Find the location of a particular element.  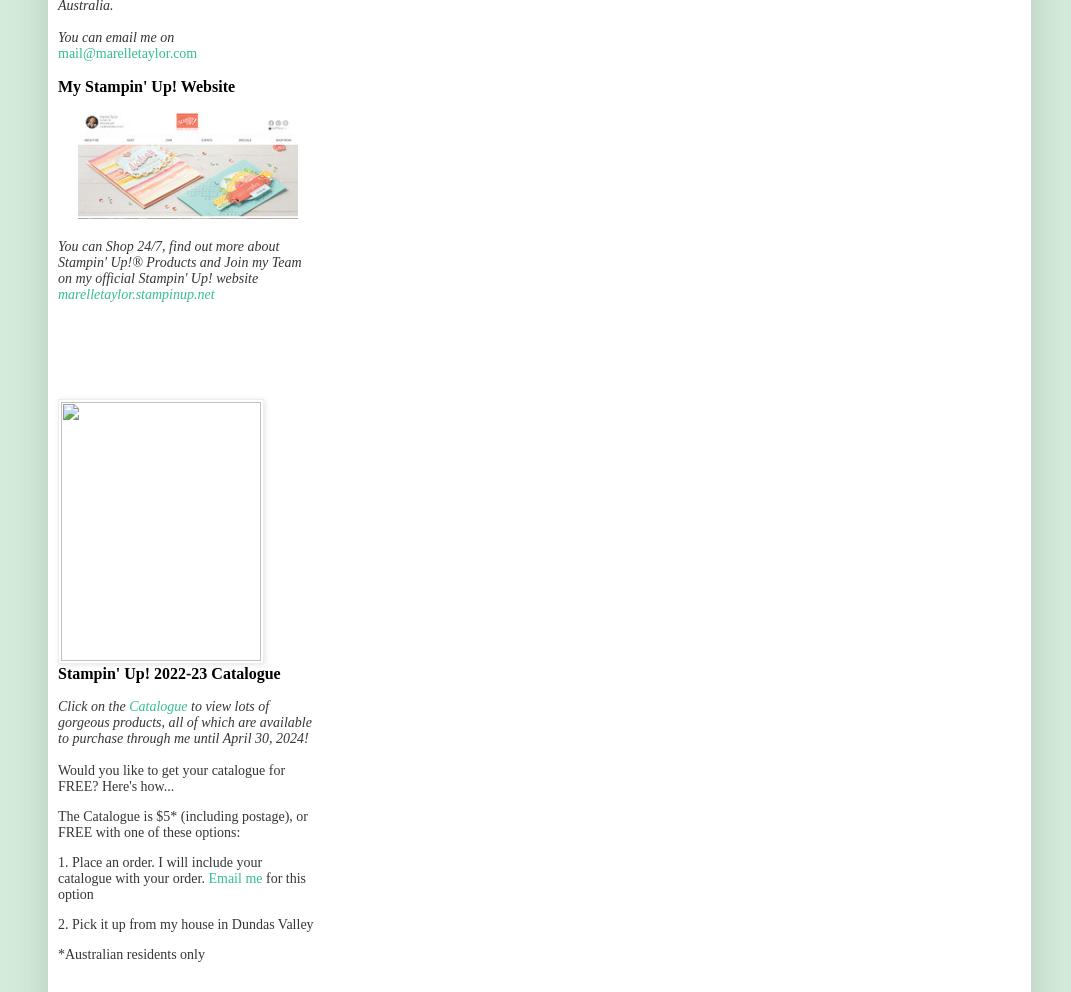

'for this option' is located at coordinates (180, 886).